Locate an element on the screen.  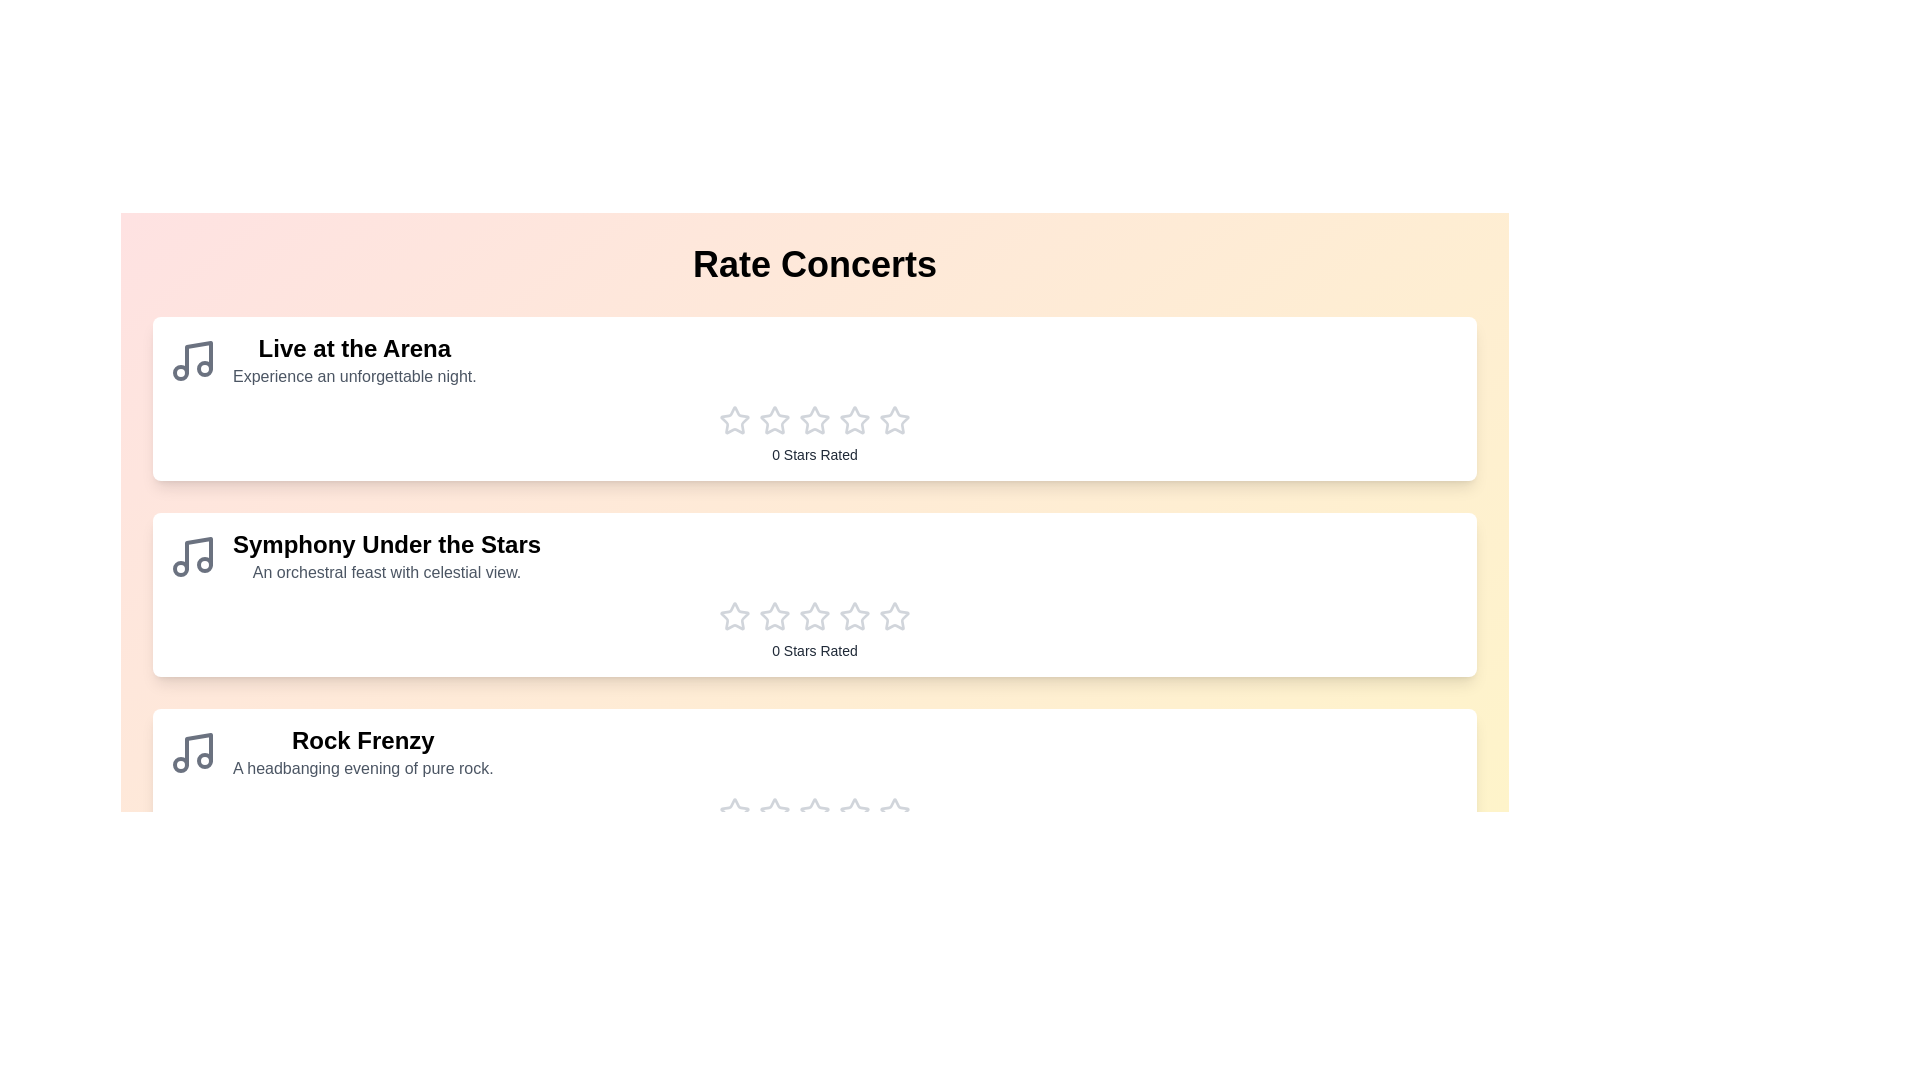
the star corresponding to the rating 1 for the concert Symphony Under the Stars is located at coordinates (733, 616).